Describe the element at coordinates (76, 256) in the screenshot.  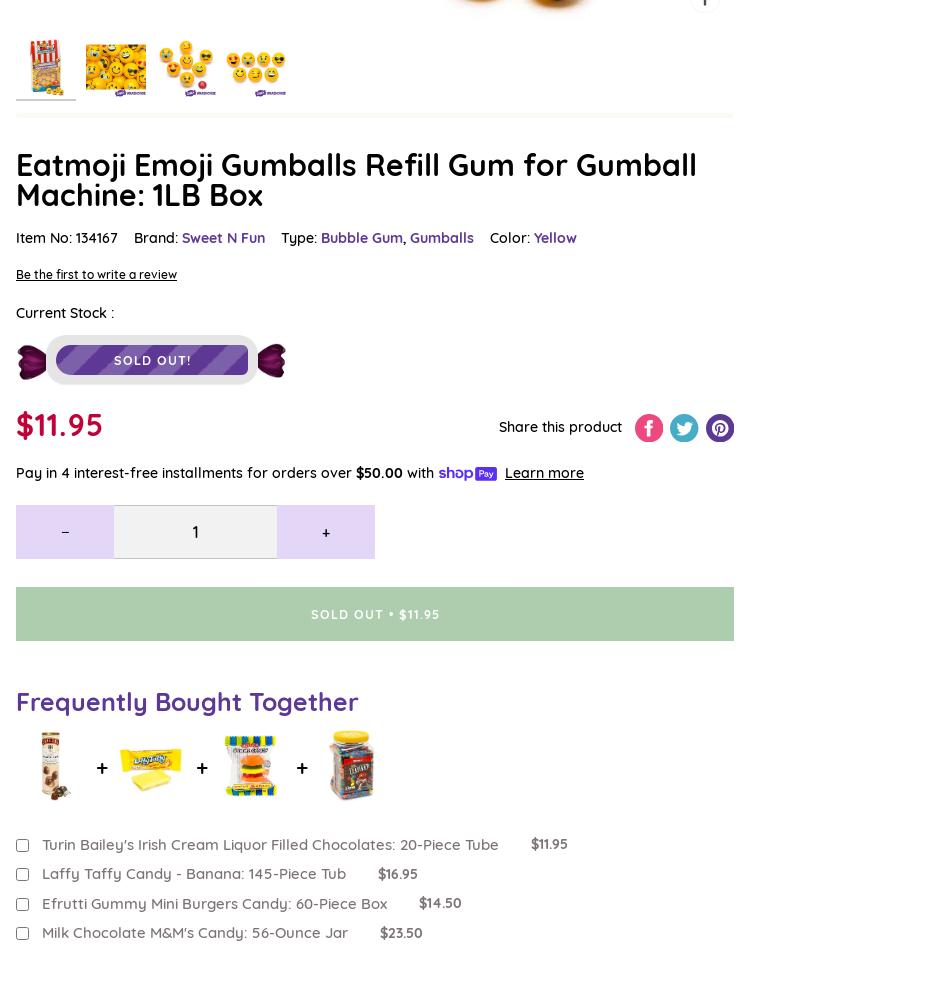
I see `'Gluten Free Candy'` at that location.